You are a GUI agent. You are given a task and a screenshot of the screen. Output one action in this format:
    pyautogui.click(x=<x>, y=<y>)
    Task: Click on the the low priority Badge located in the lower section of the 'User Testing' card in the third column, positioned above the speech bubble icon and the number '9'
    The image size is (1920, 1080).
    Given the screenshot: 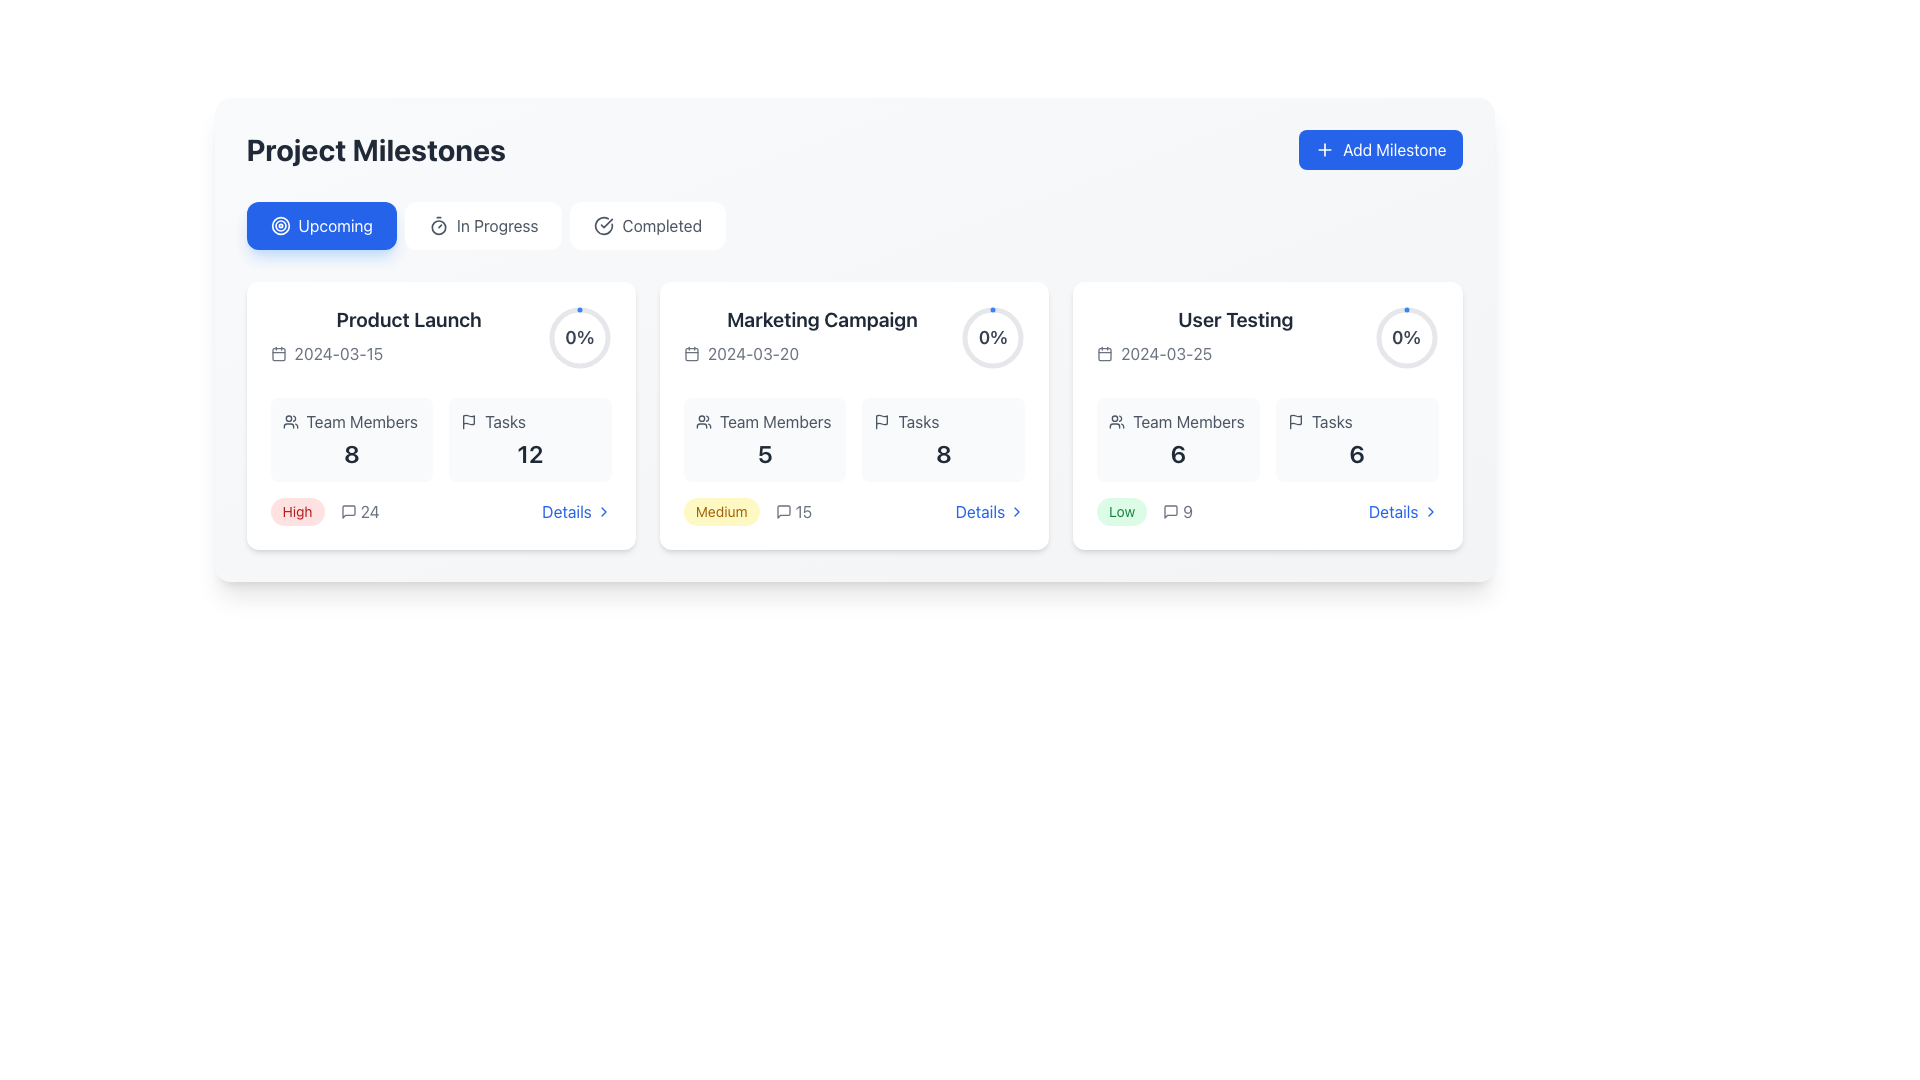 What is the action you would take?
    pyautogui.click(x=1122, y=511)
    